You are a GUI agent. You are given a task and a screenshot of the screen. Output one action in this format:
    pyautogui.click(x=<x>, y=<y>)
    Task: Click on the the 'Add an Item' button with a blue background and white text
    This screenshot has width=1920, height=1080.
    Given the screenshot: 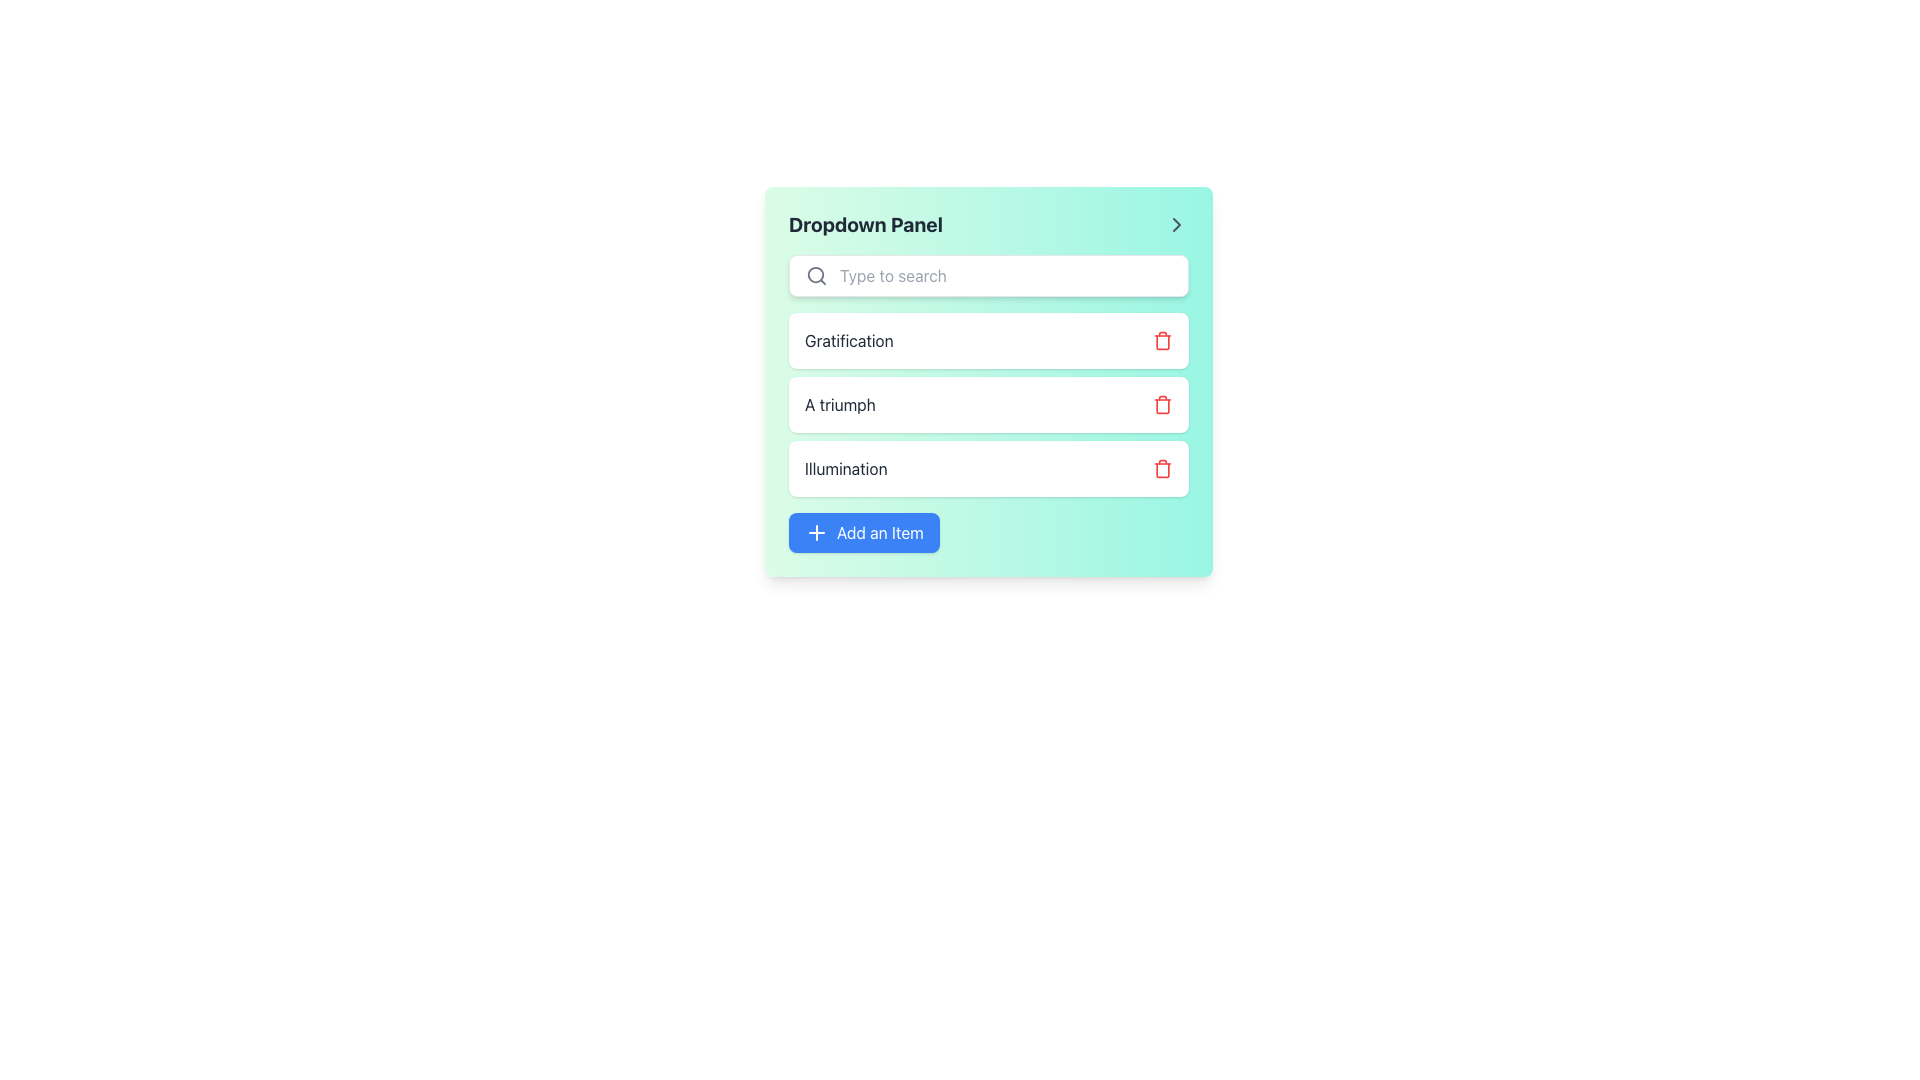 What is the action you would take?
    pyautogui.click(x=864, y=531)
    